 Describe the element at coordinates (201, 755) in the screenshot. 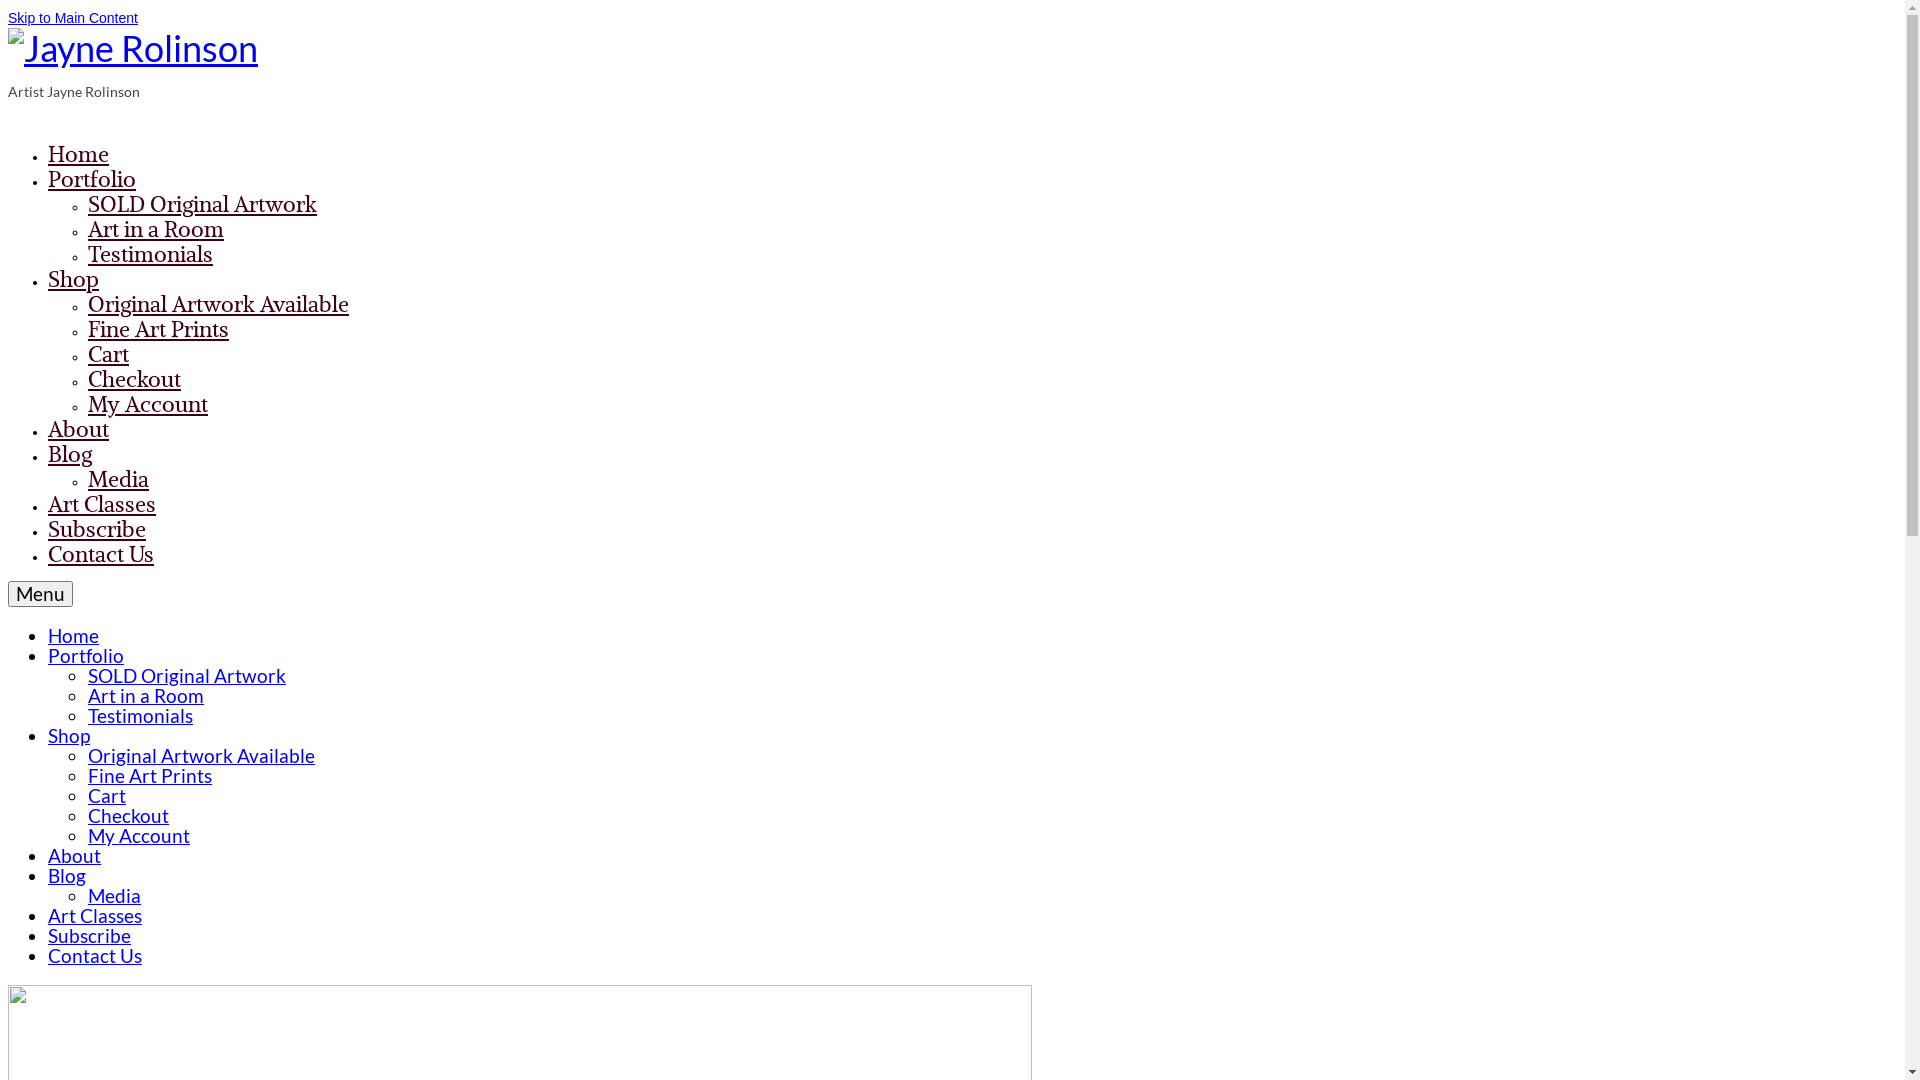

I see `'Original Artwork Available'` at that location.